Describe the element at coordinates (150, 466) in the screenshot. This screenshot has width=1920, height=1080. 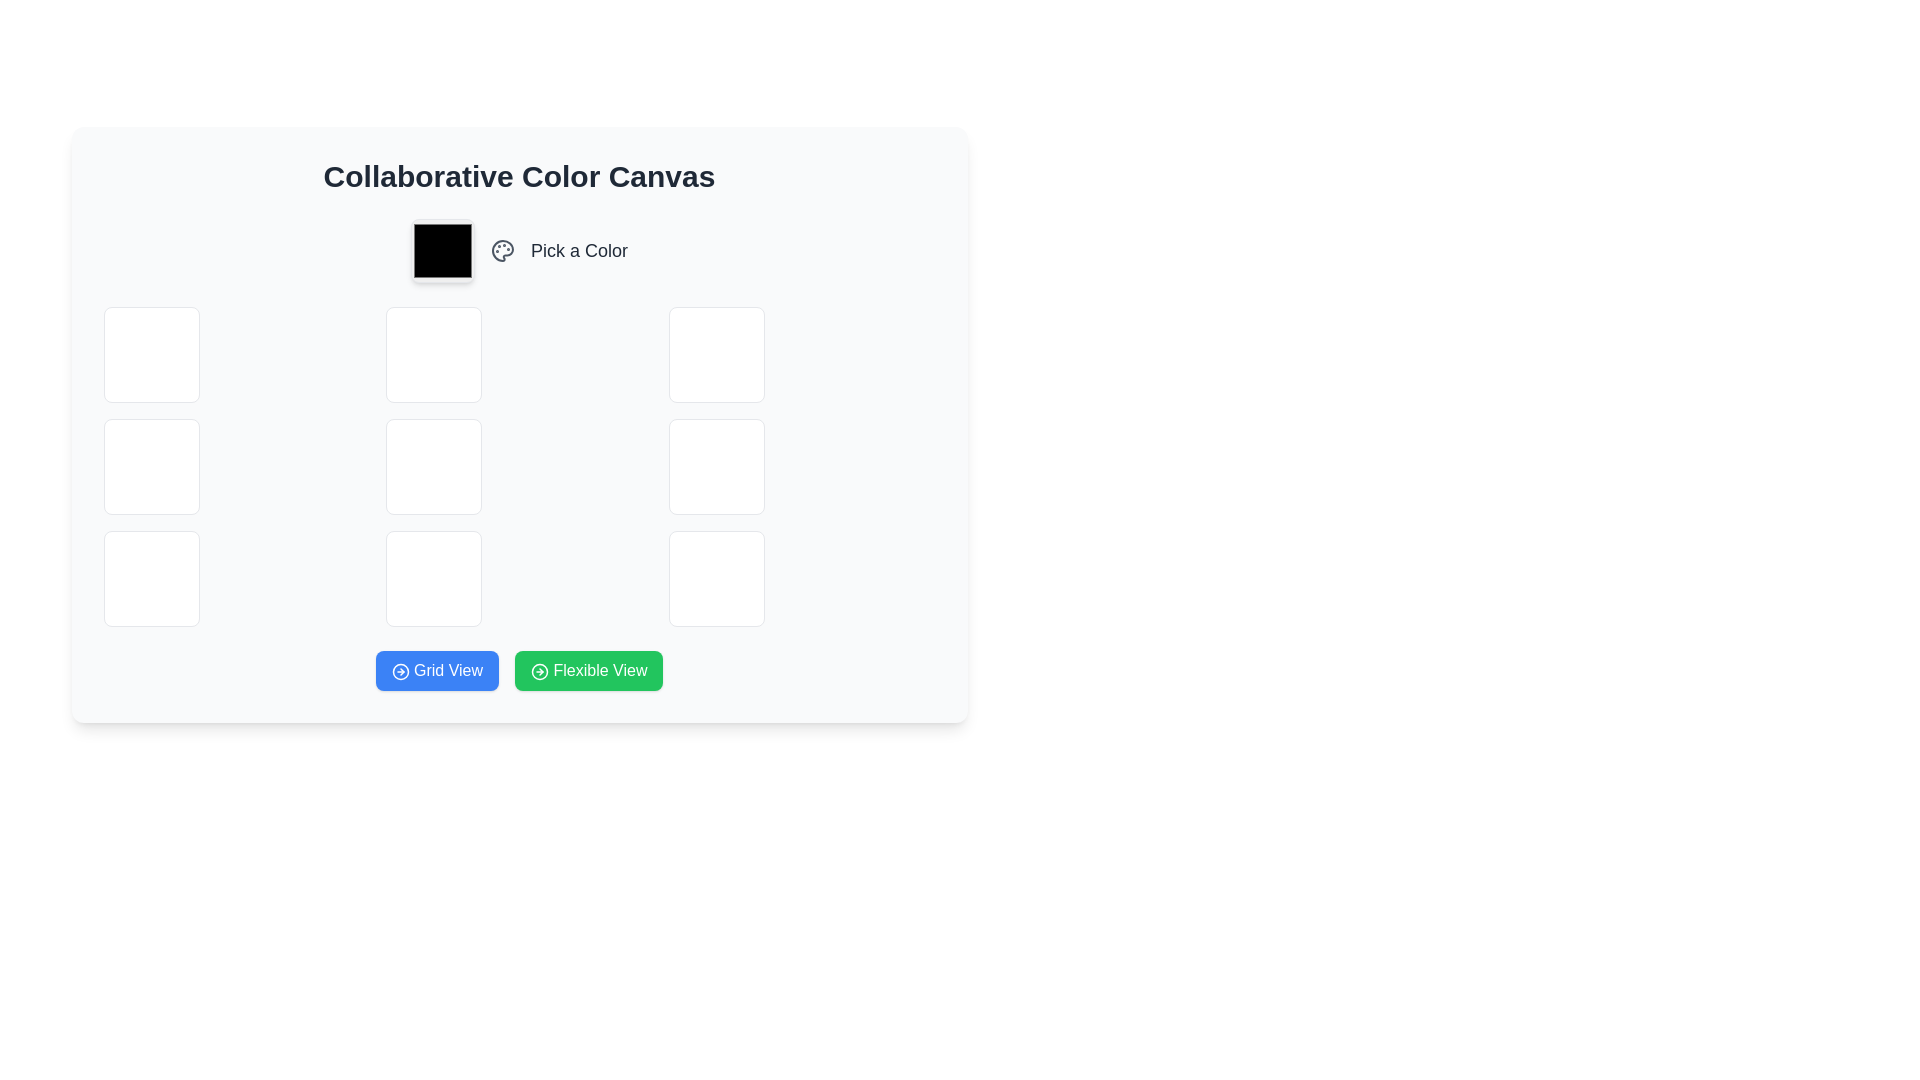
I see `the selectable grid item located in the second row, first column of the 3x3 grid layout` at that location.